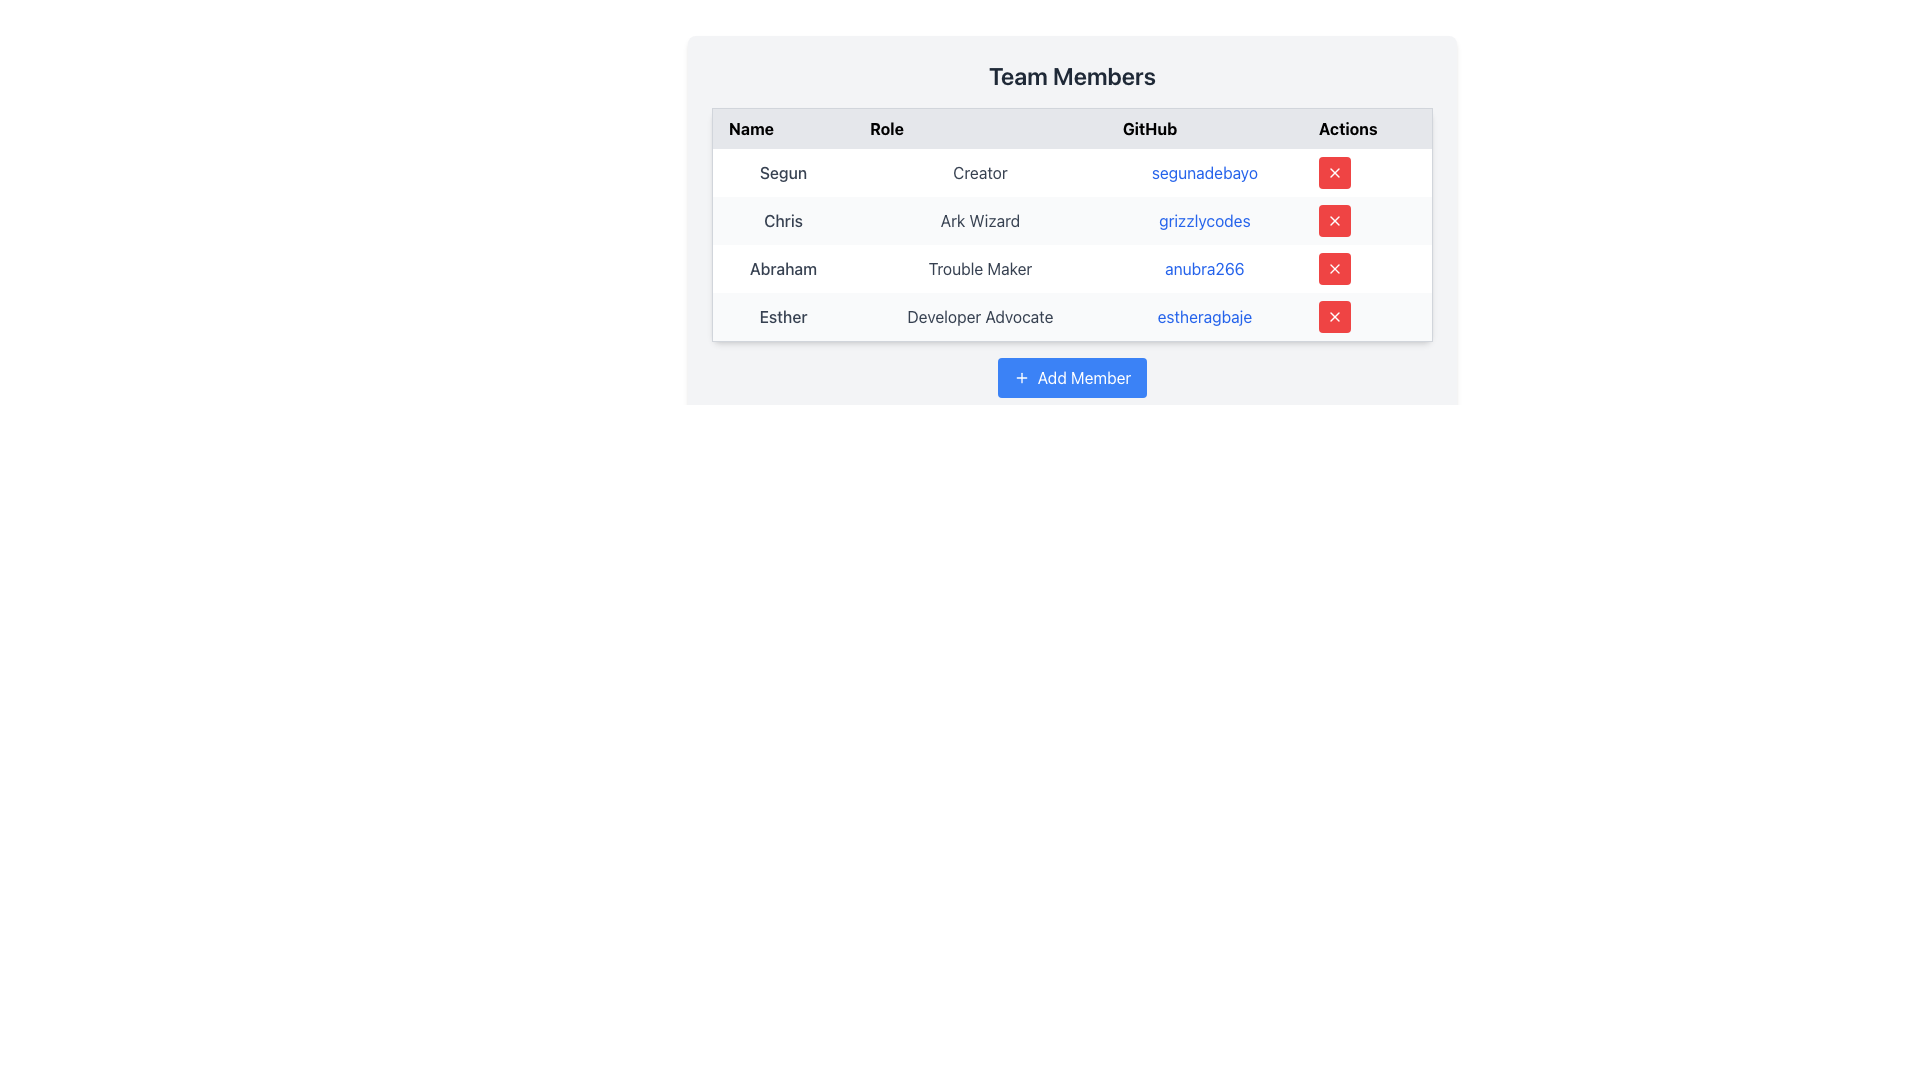 The height and width of the screenshot is (1080, 1920). Describe the element at coordinates (1071, 378) in the screenshot. I see `the button located below the team member information table` at that location.